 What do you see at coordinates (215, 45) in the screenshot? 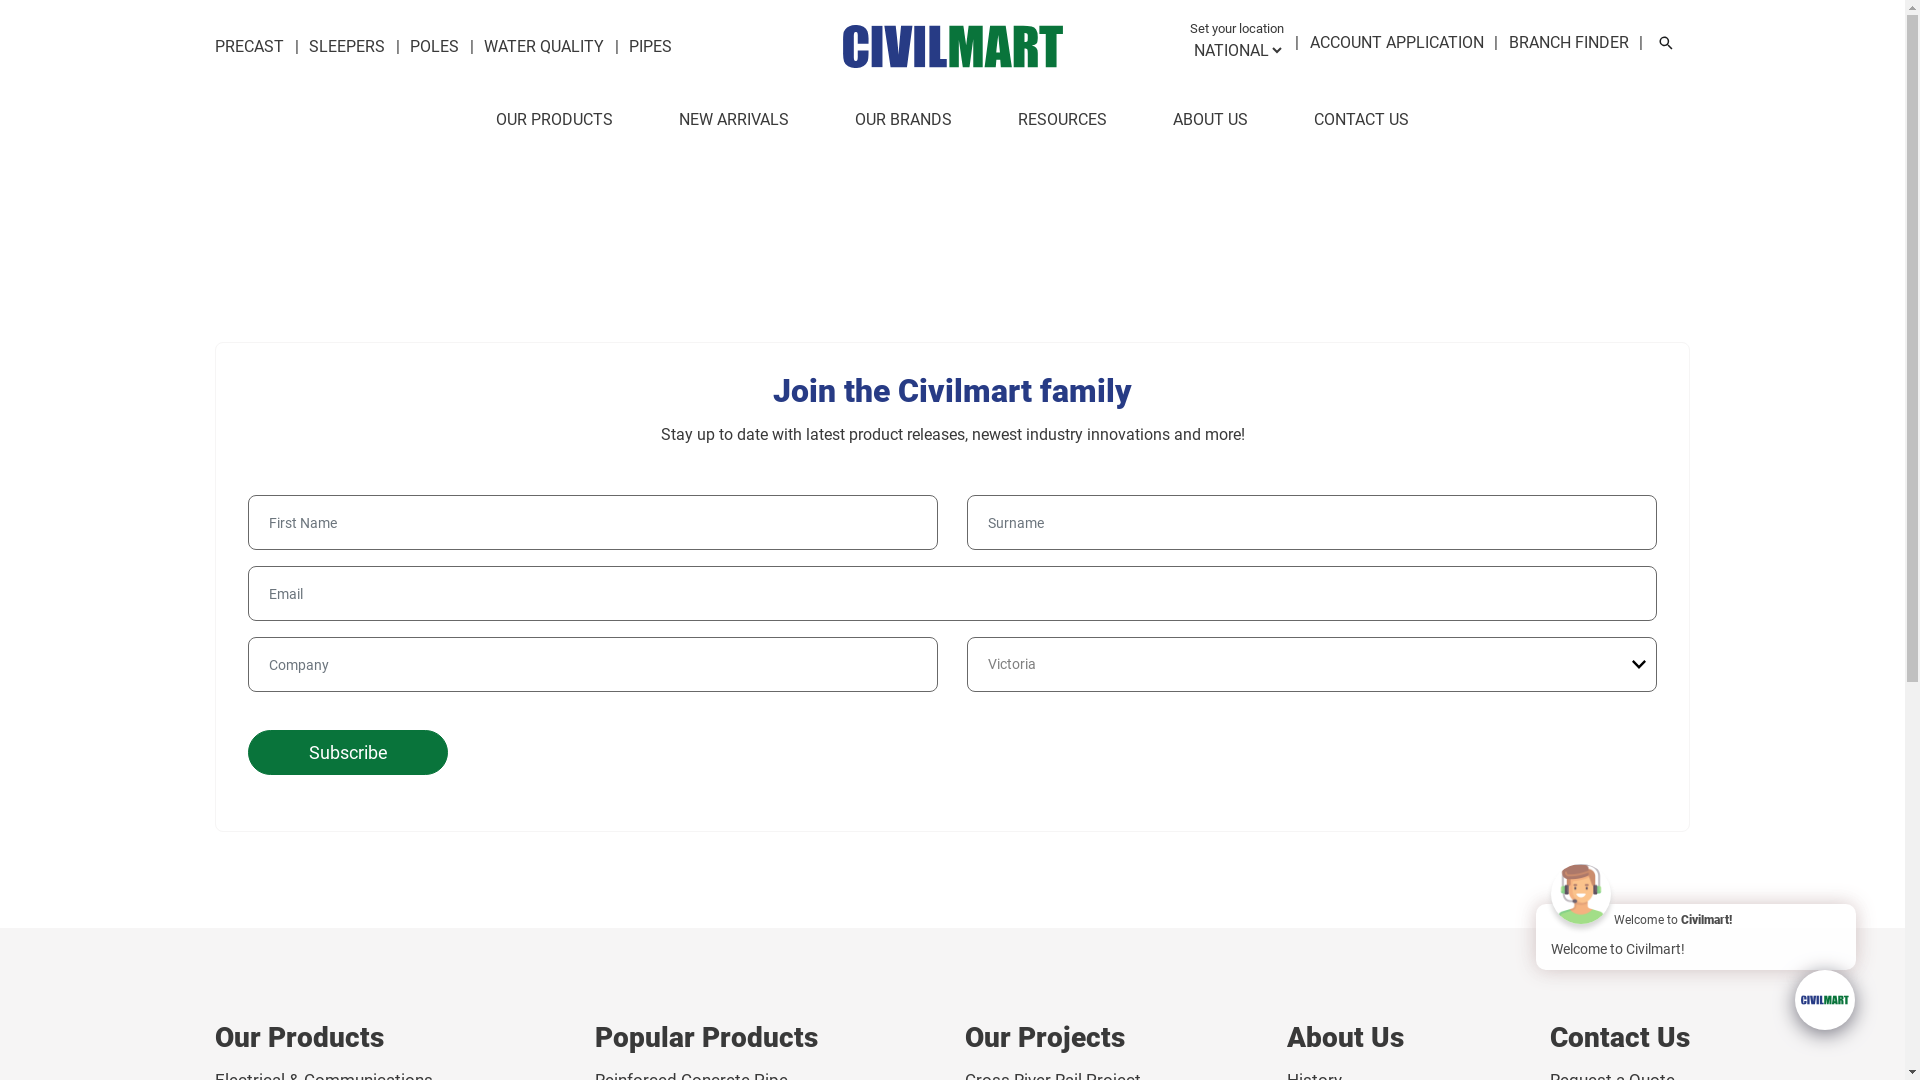
I see `'PRECAST'` at bounding box center [215, 45].